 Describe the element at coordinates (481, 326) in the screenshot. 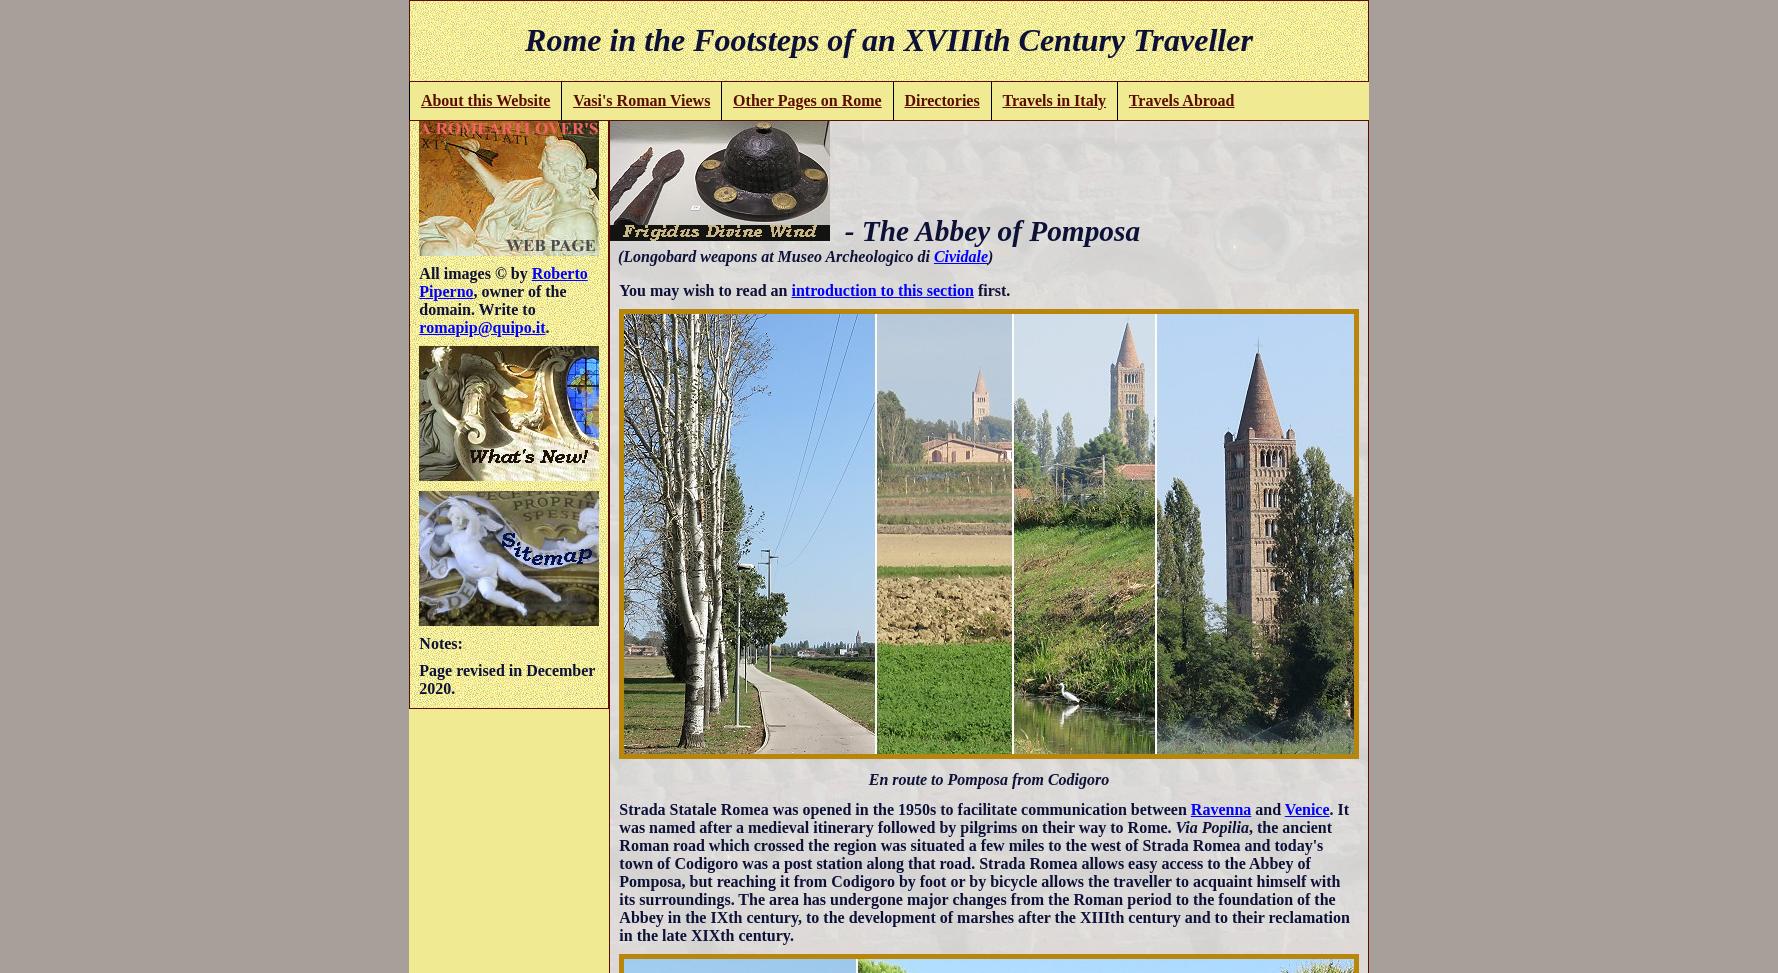

I see `'romapip@quipo.it'` at that location.